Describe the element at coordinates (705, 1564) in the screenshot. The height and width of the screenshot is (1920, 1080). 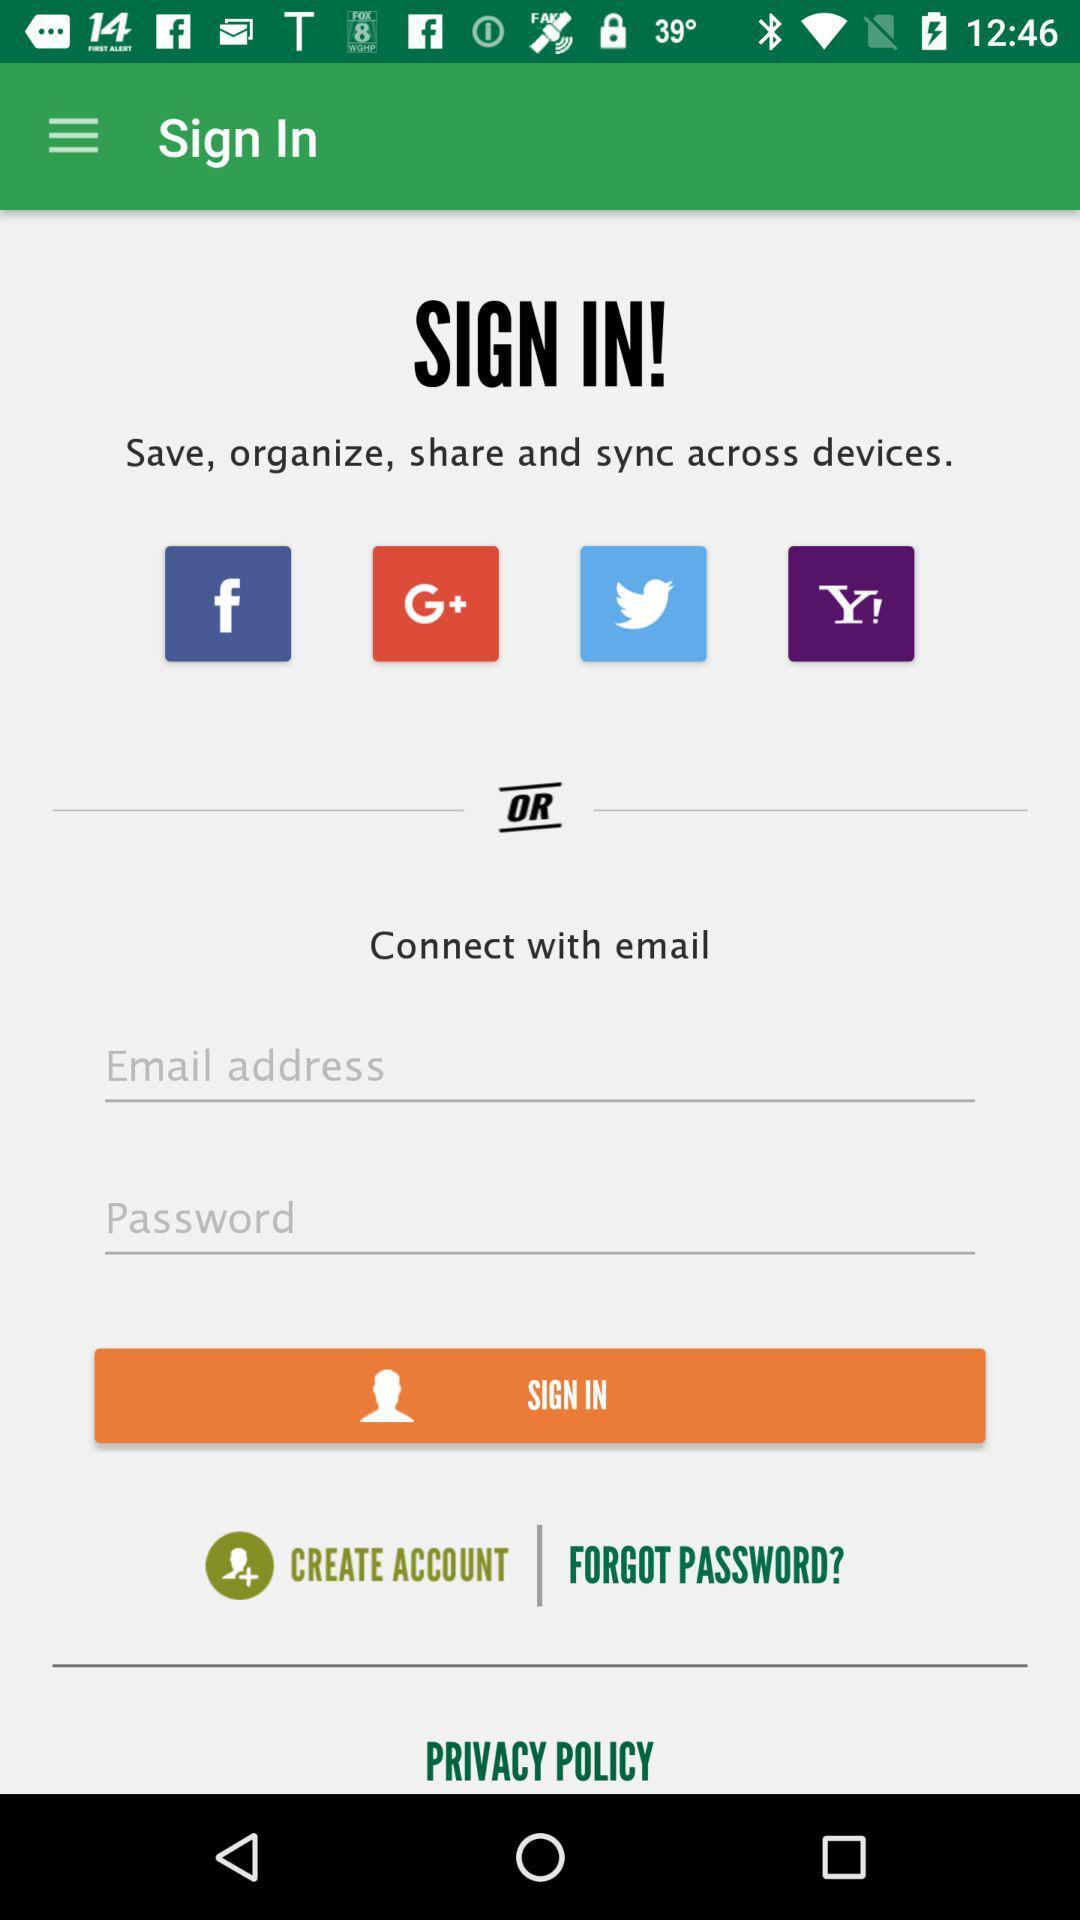
I see `item below sign in icon` at that location.